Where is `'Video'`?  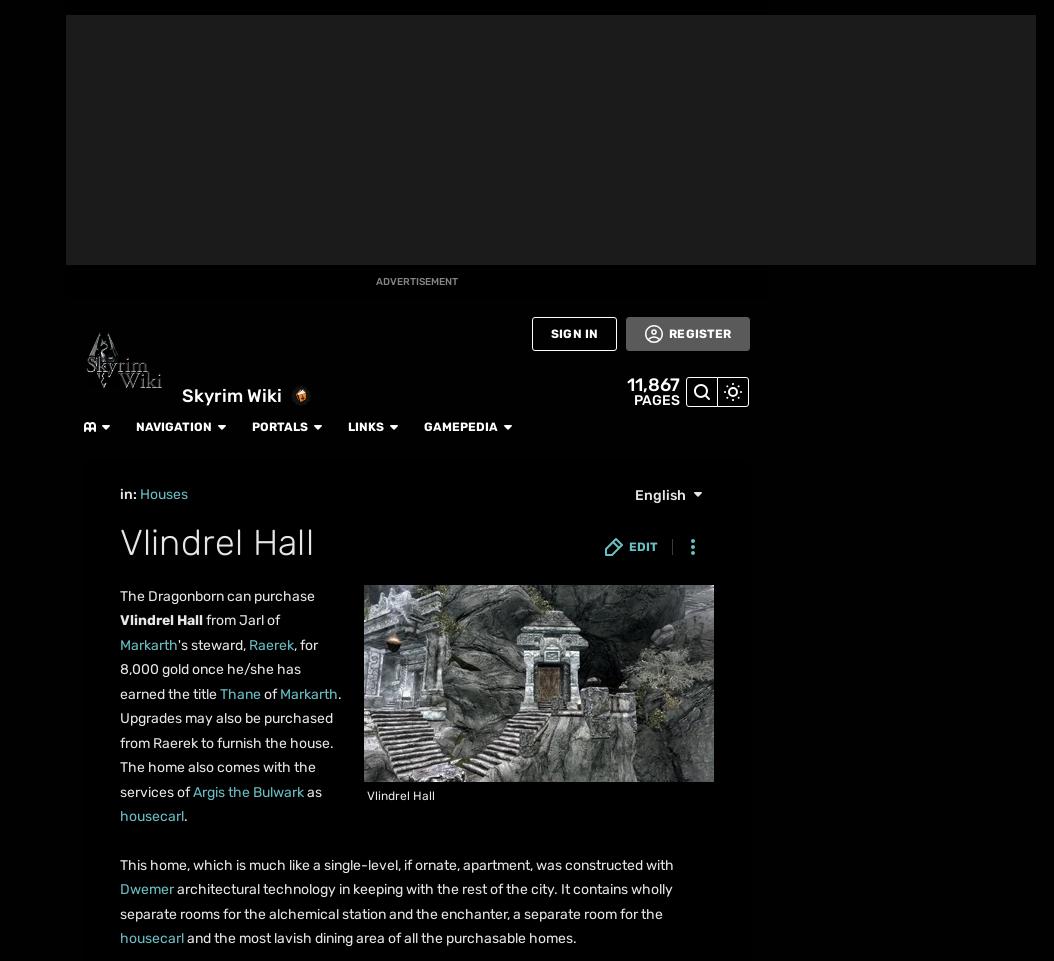
'Video' is located at coordinates (32, 572).